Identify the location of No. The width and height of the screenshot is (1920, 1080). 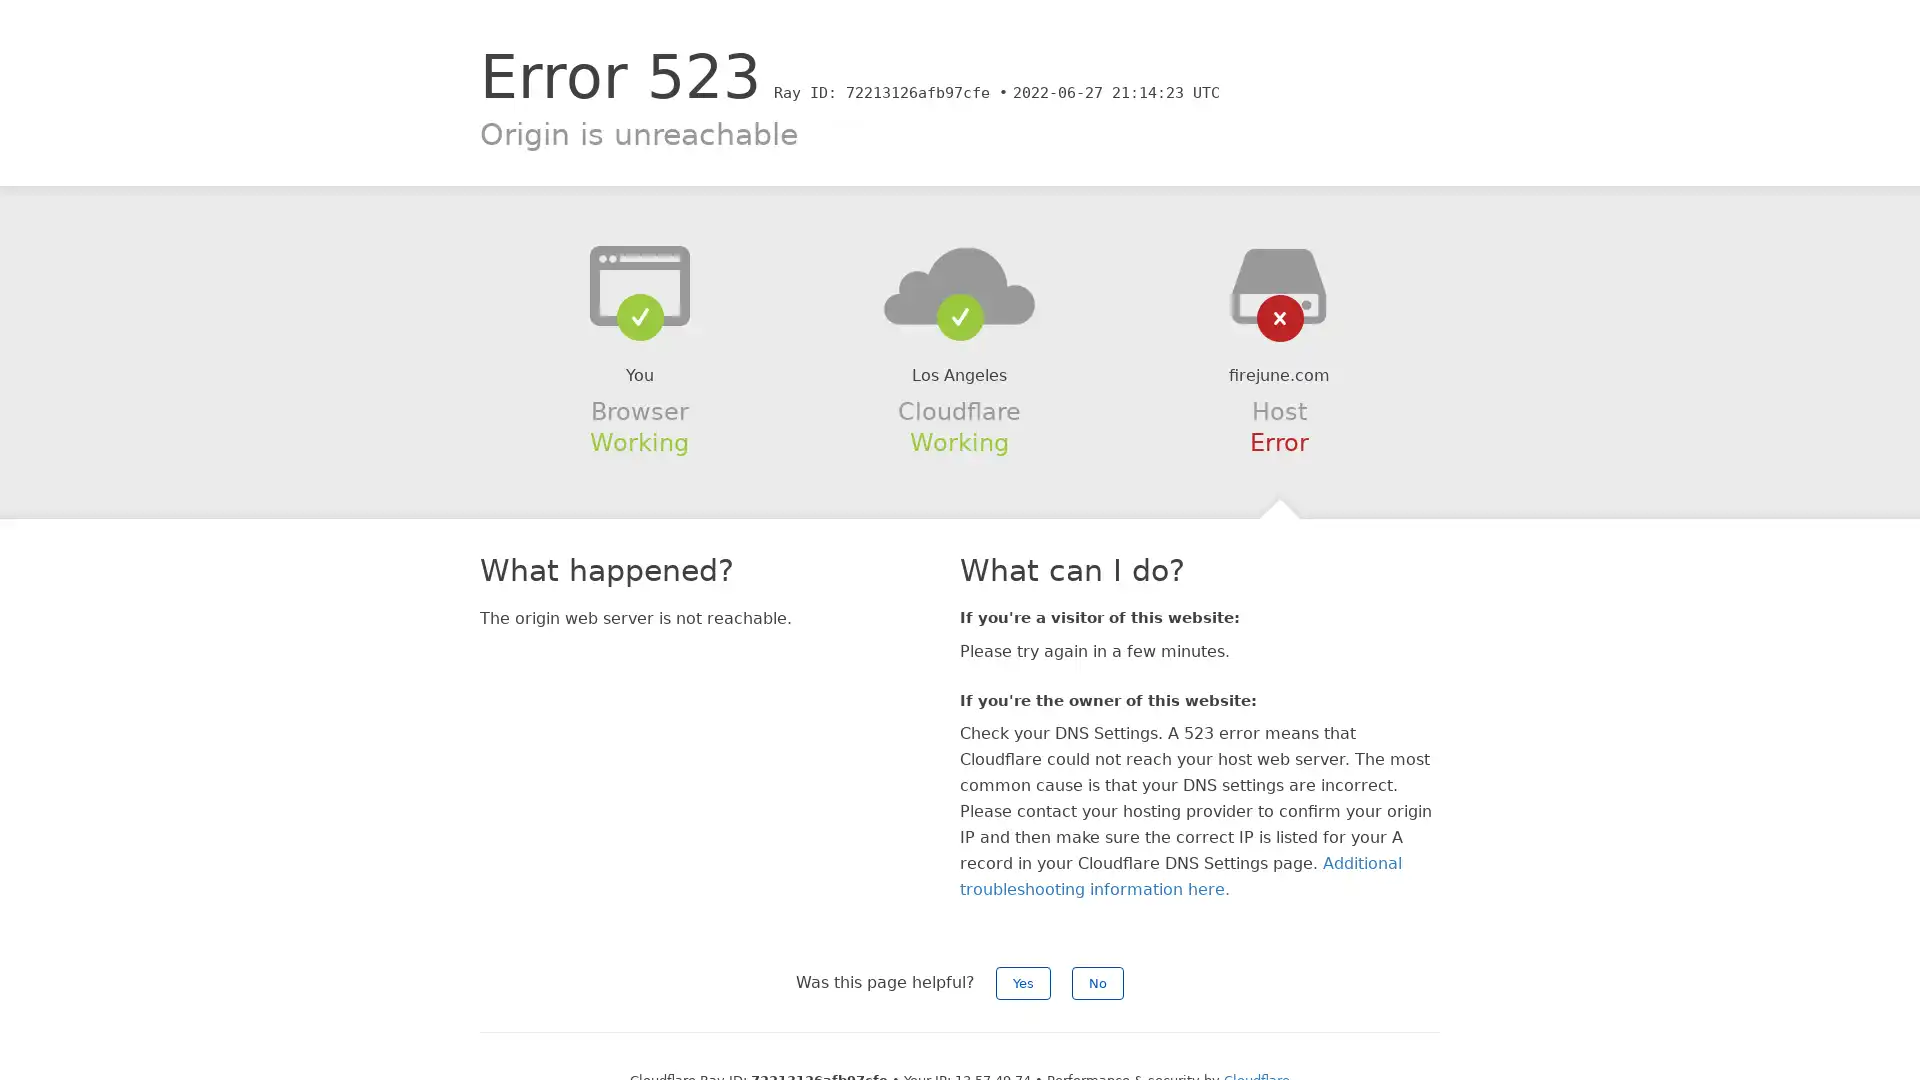
(1097, 982).